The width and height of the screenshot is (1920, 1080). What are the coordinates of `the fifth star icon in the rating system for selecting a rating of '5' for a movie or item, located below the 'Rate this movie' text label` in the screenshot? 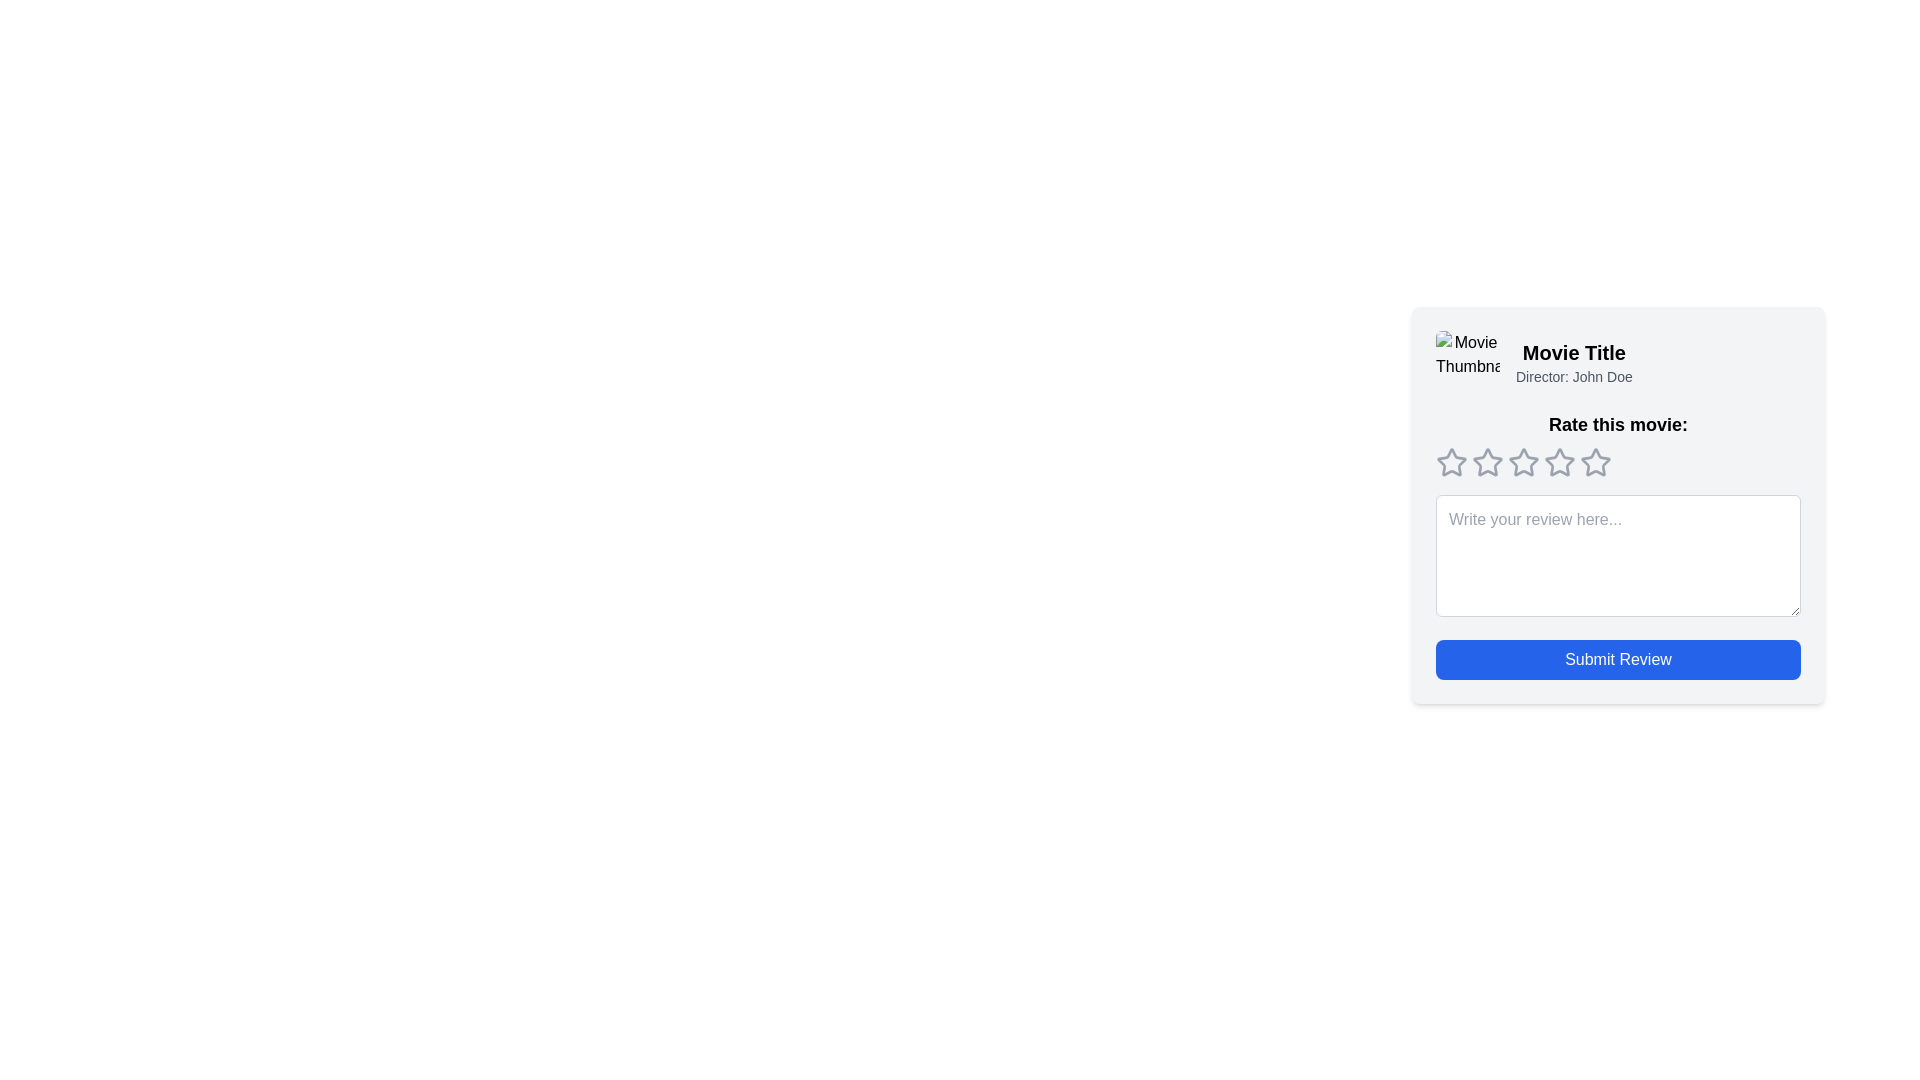 It's located at (1595, 462).